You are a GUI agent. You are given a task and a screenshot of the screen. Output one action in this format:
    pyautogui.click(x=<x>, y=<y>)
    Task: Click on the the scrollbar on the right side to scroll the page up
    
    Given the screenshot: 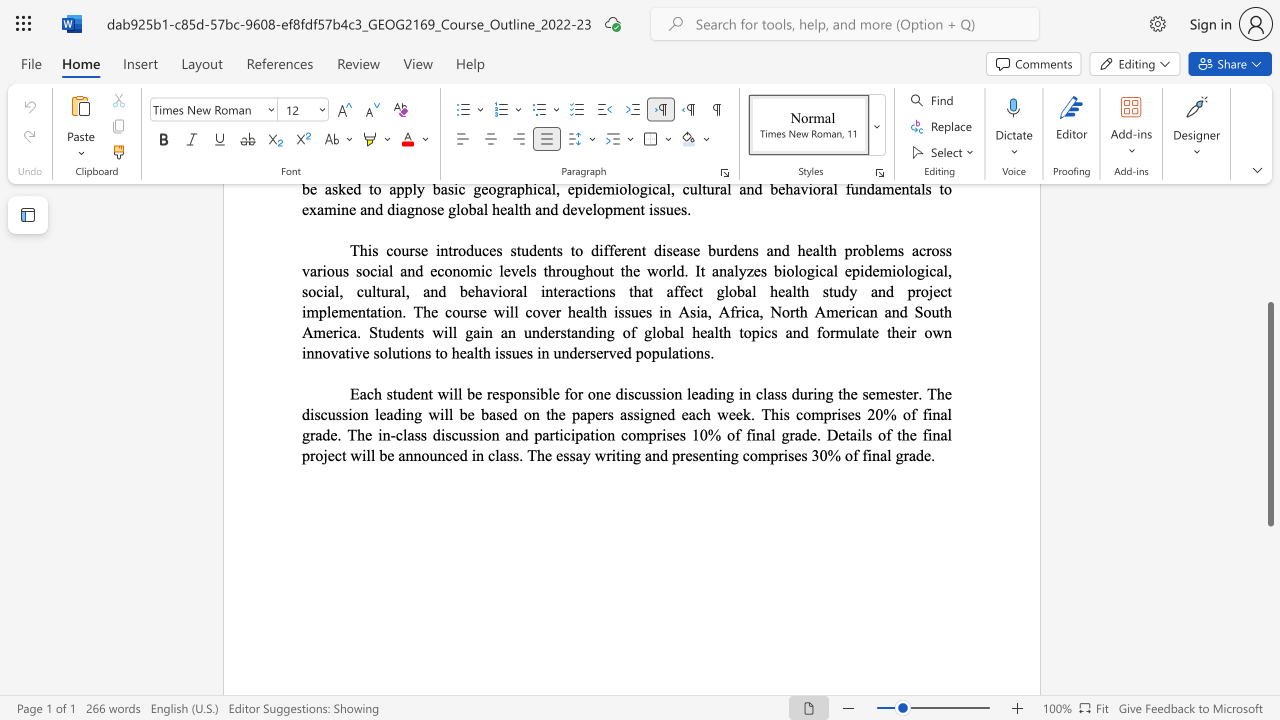 What is the action you would take?
    pyautogui.click(x=1269, y=270)
    